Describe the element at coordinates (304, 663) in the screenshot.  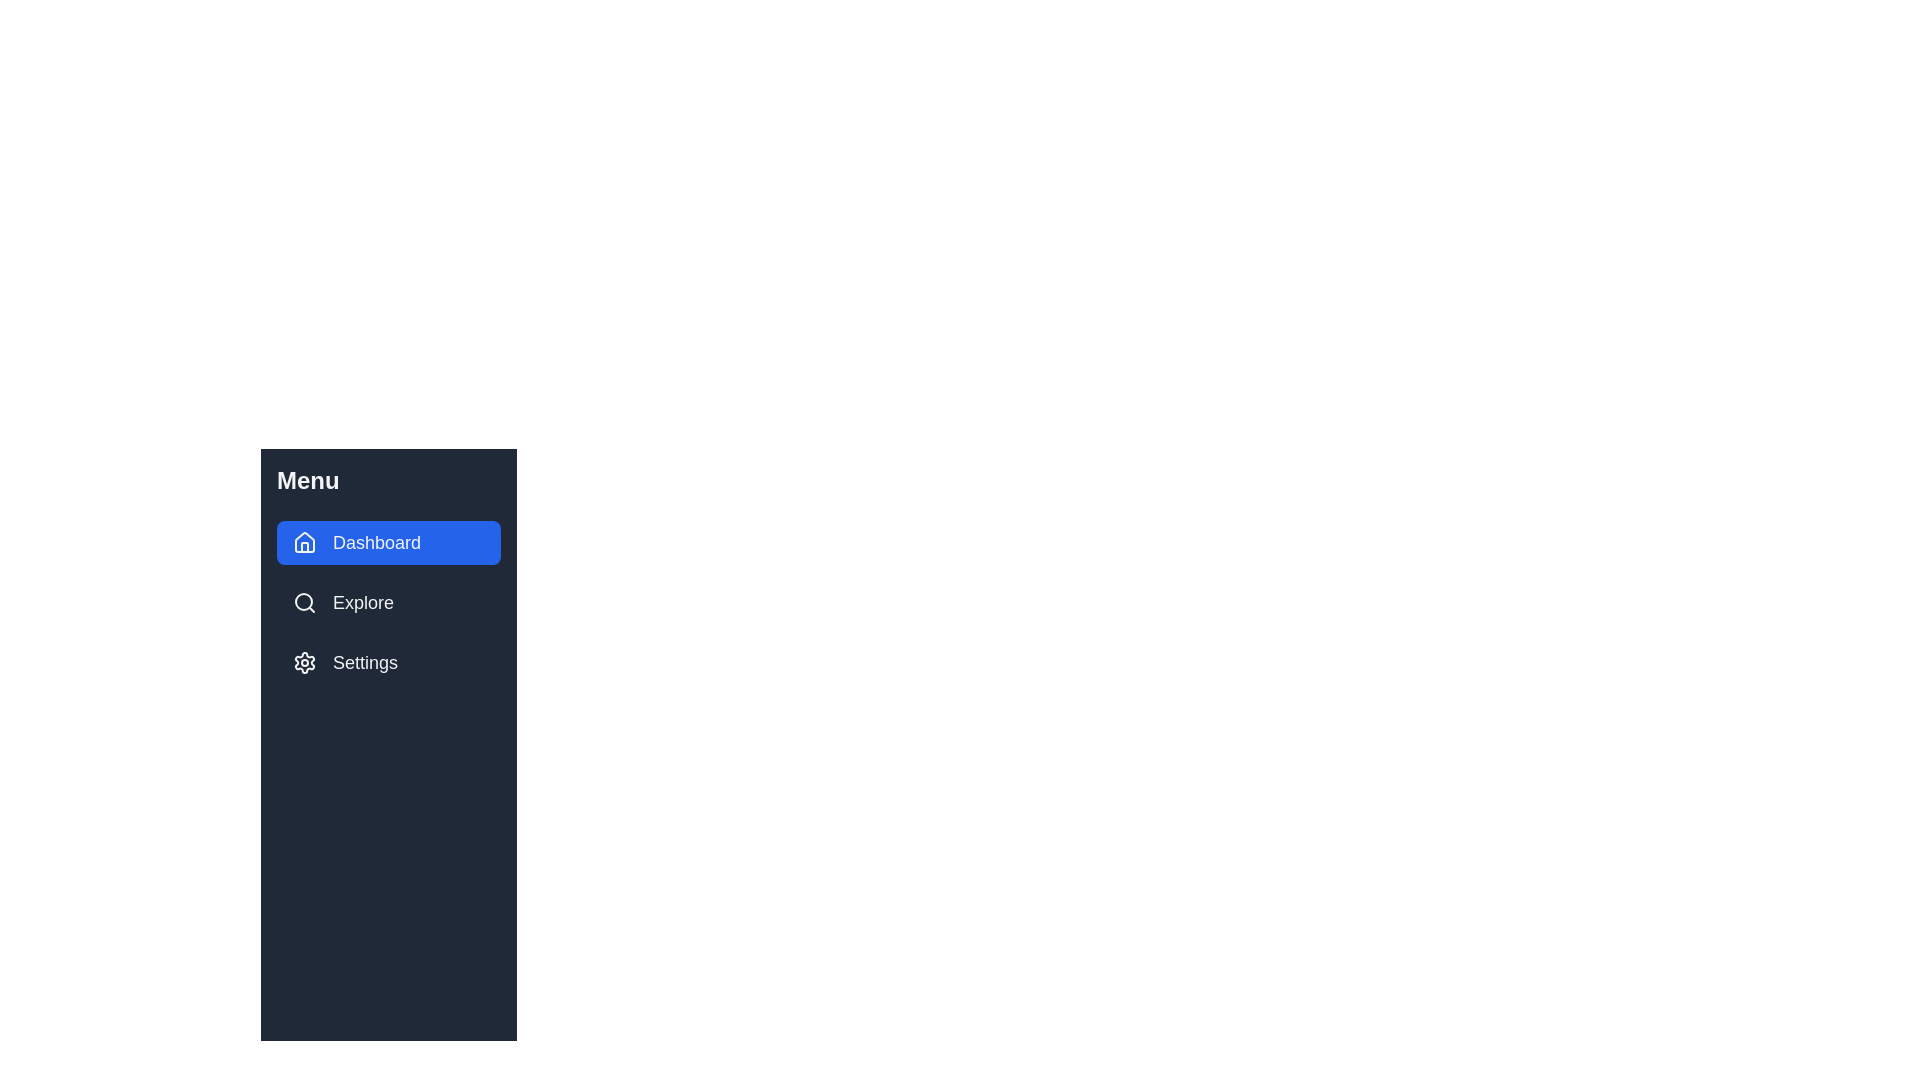
I see `the gear-shaped icon located to the left of the 'Settings' text` at that location.